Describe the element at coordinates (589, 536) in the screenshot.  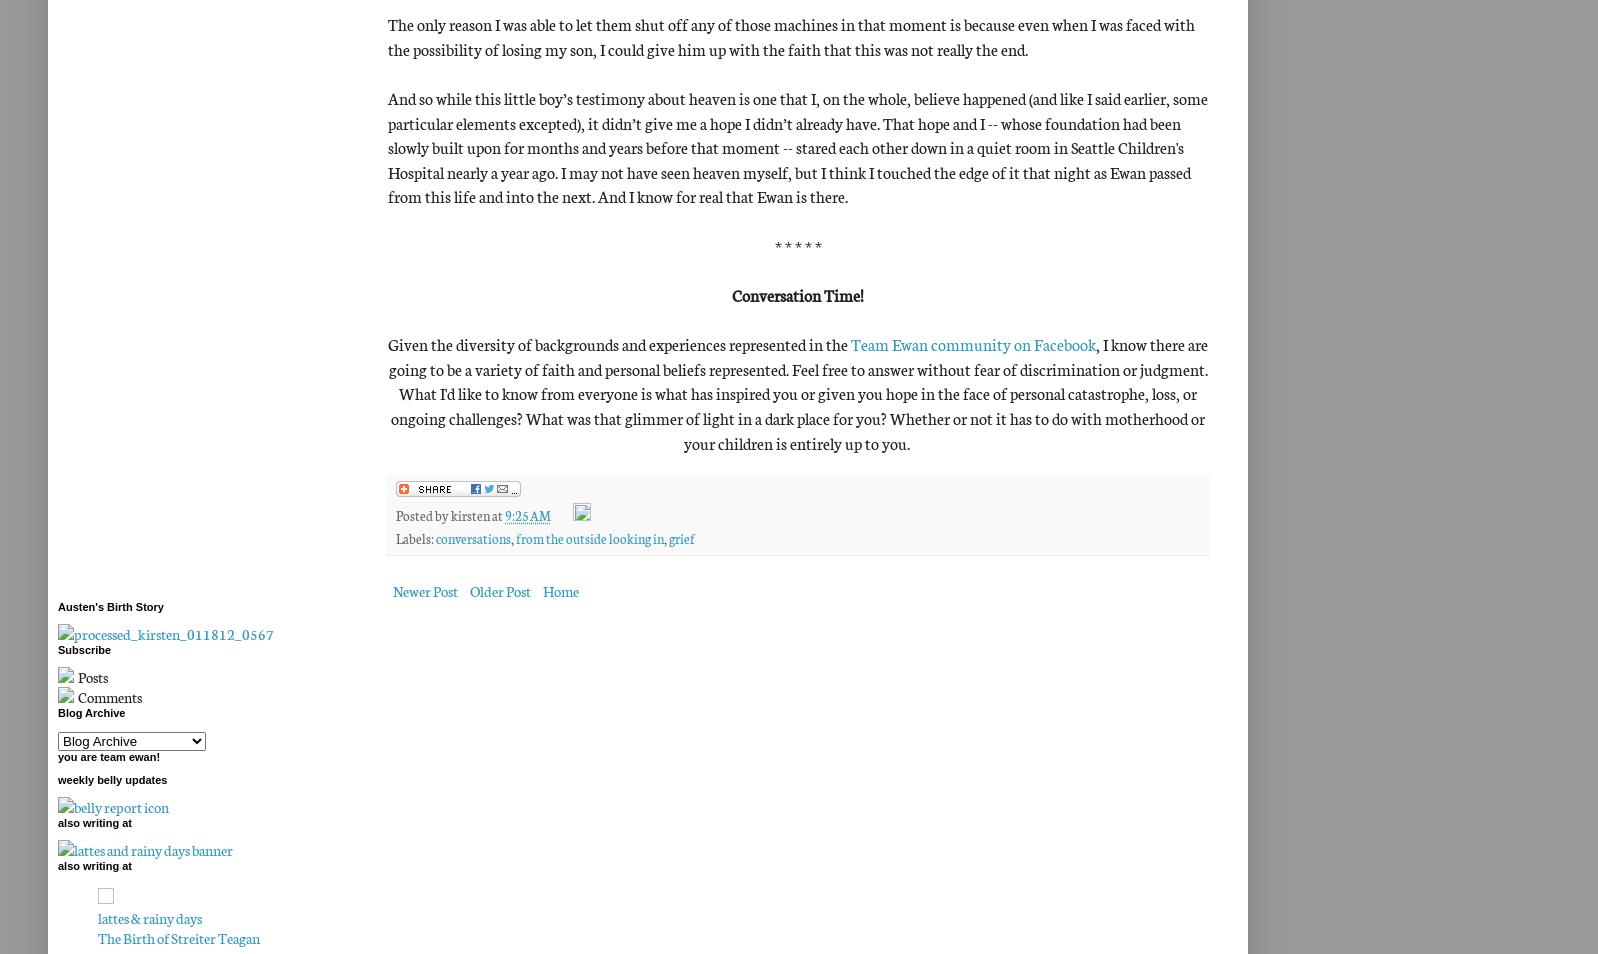
I see `'from the outside looking in'` at that location.